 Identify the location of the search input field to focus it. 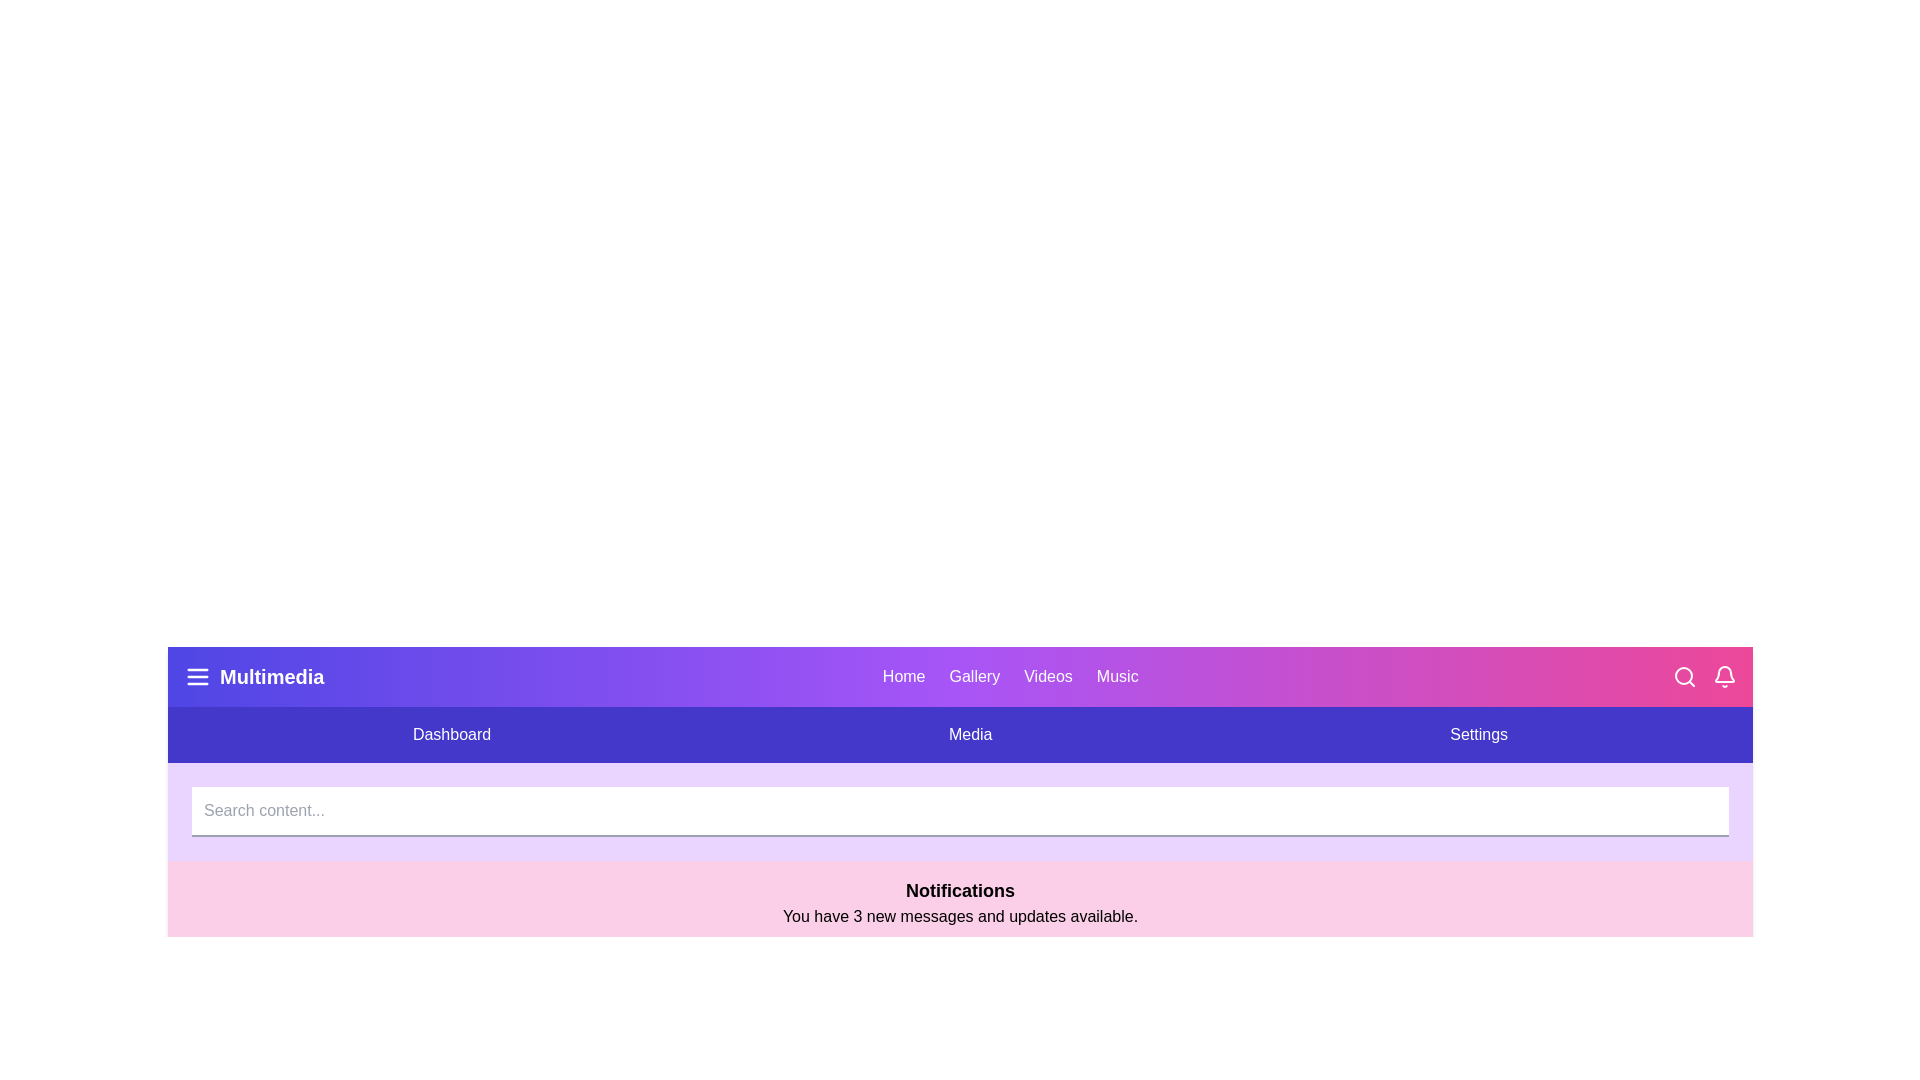
(960, 812).